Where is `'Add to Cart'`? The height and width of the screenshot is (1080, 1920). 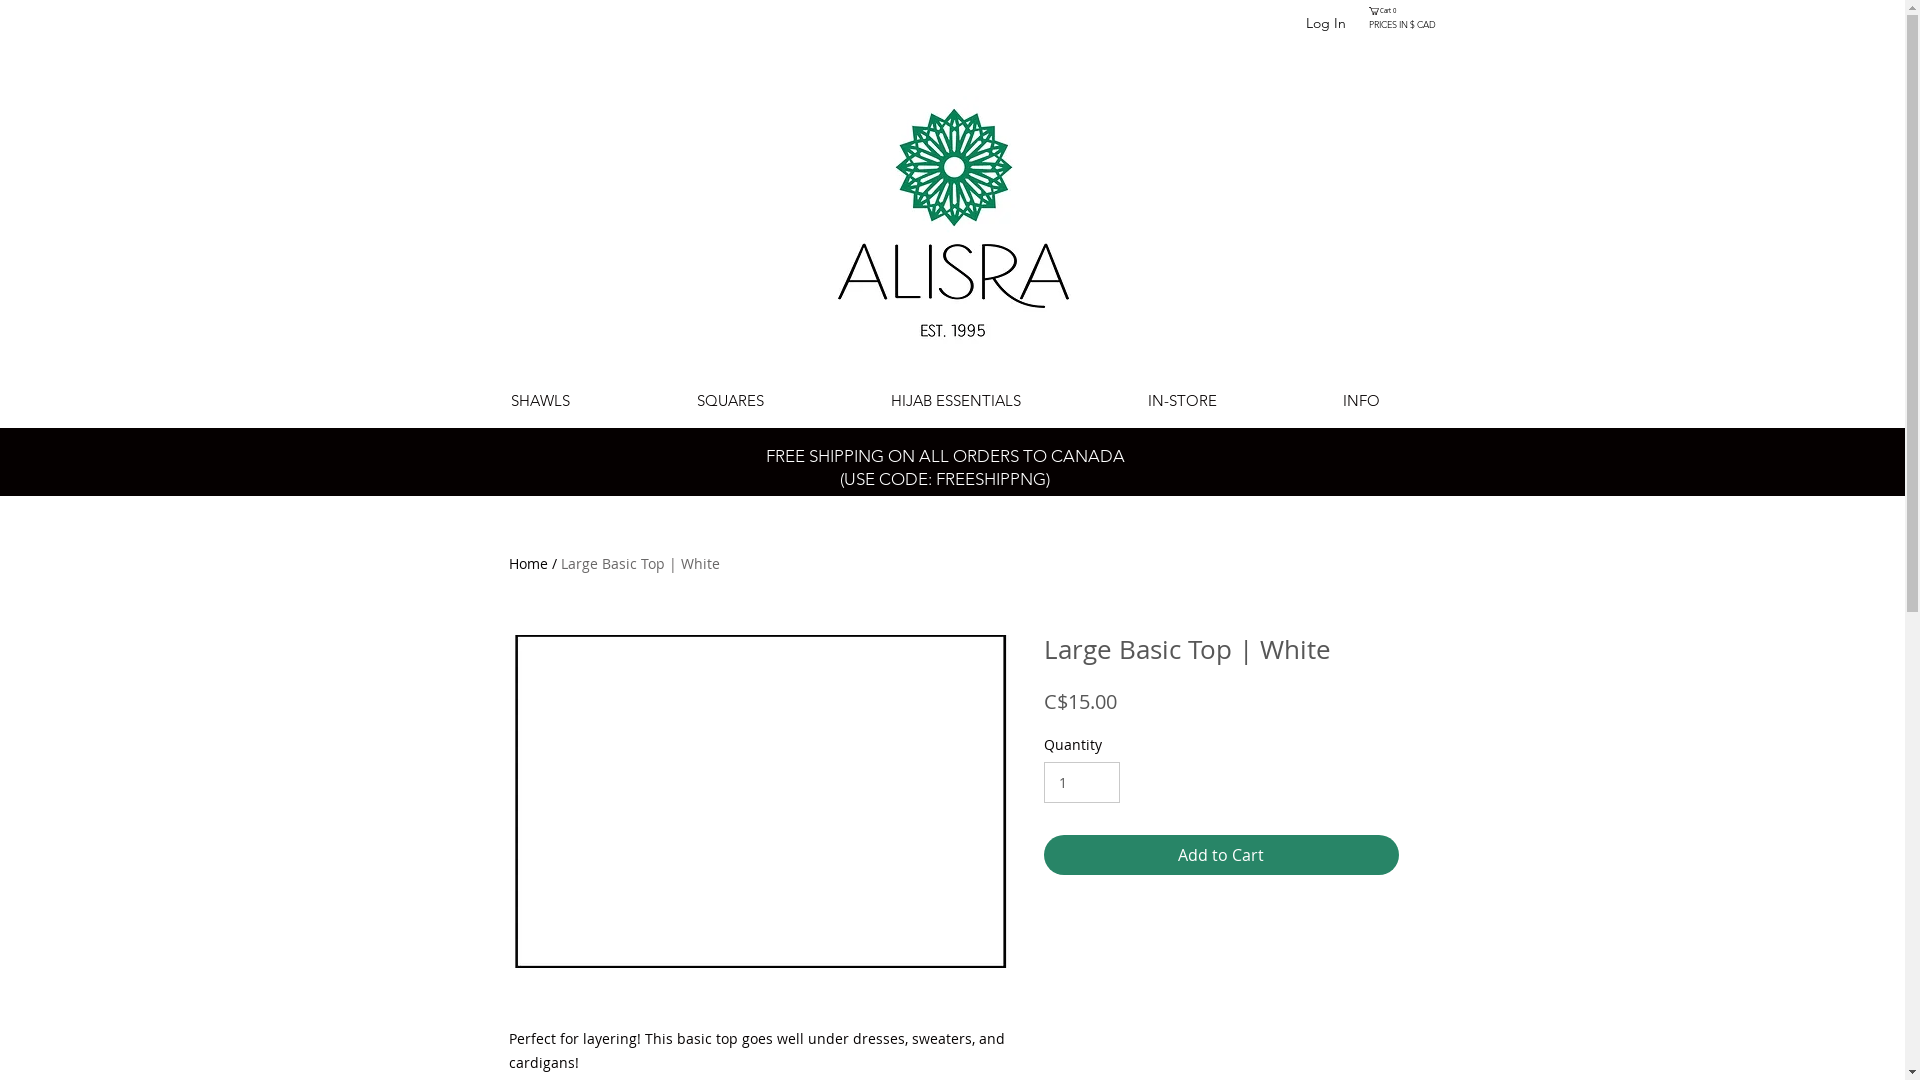 'Add to Cart' is located at coordinates (1220, 855).